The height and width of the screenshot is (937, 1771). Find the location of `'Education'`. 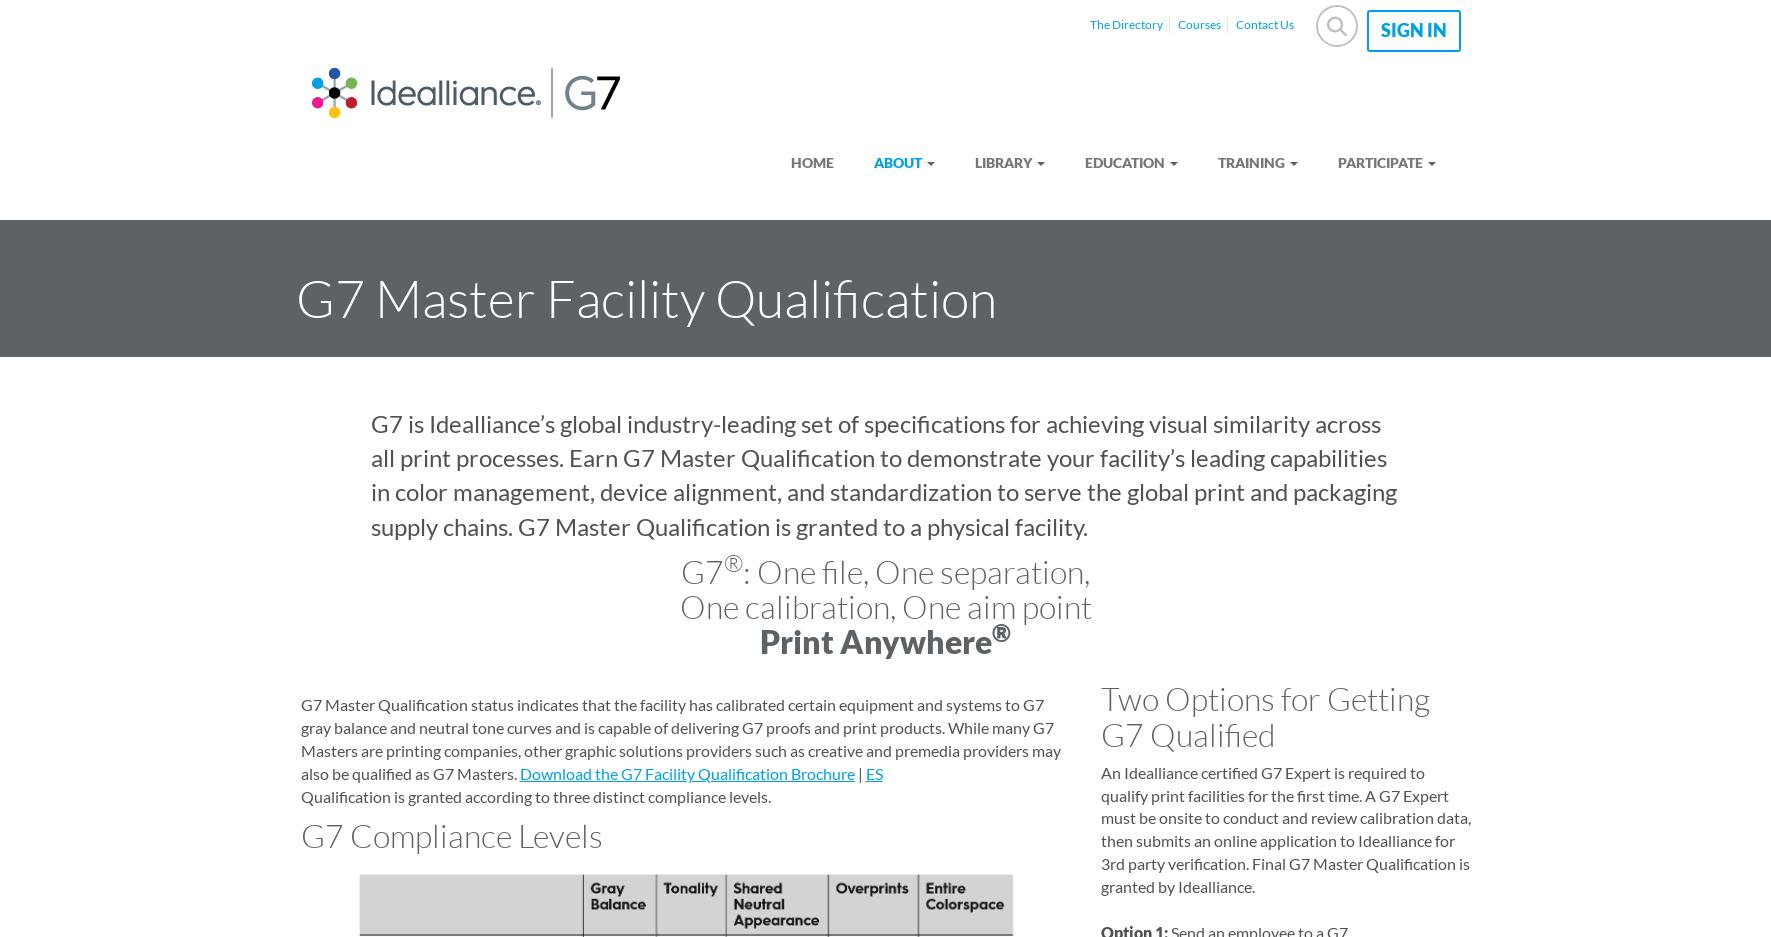

'Education' is located at coordinates (1123, 160).